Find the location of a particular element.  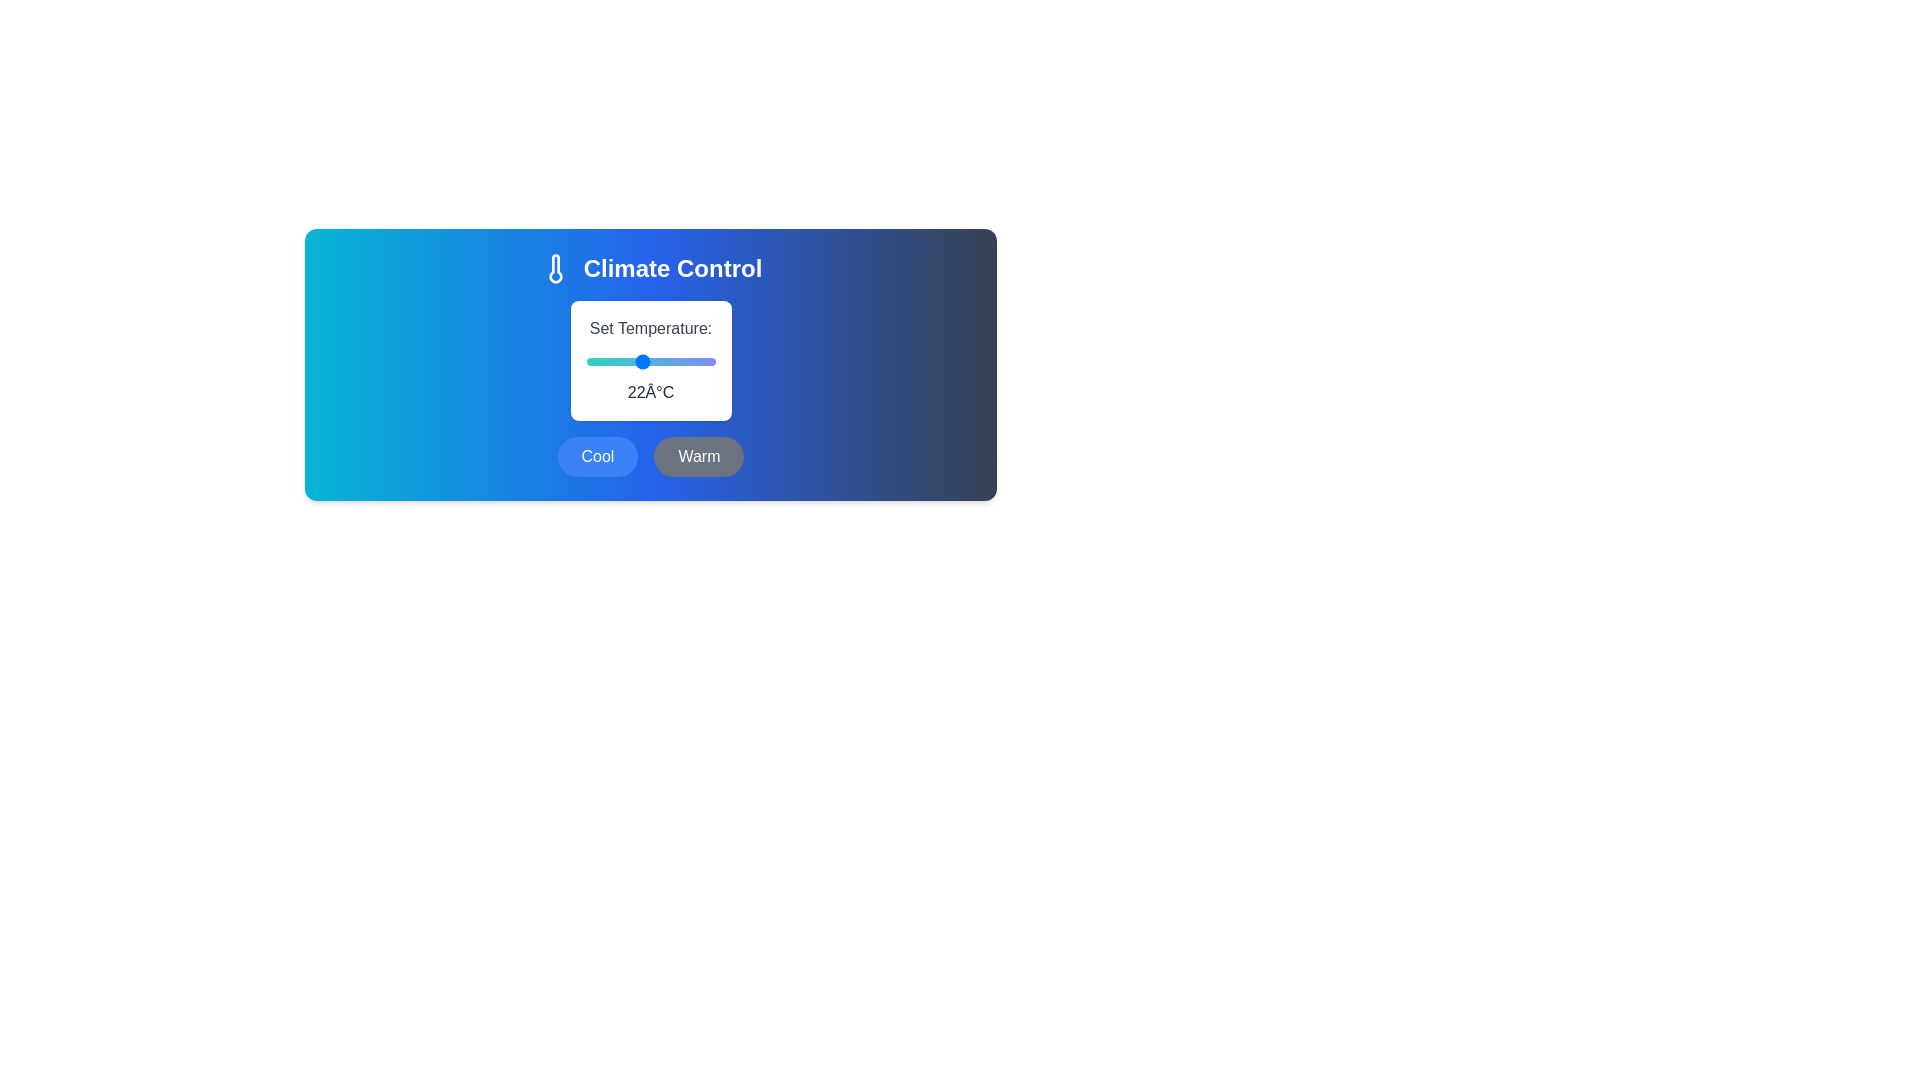

the temperature is located at coordinates (678, 362).